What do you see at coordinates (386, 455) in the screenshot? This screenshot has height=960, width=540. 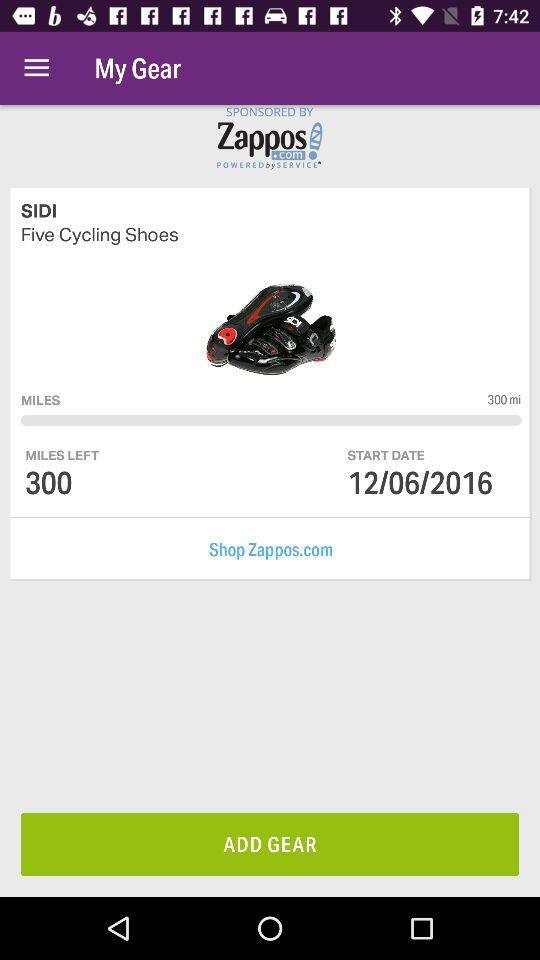 I see `start date item` at bounding box center [386, 455].